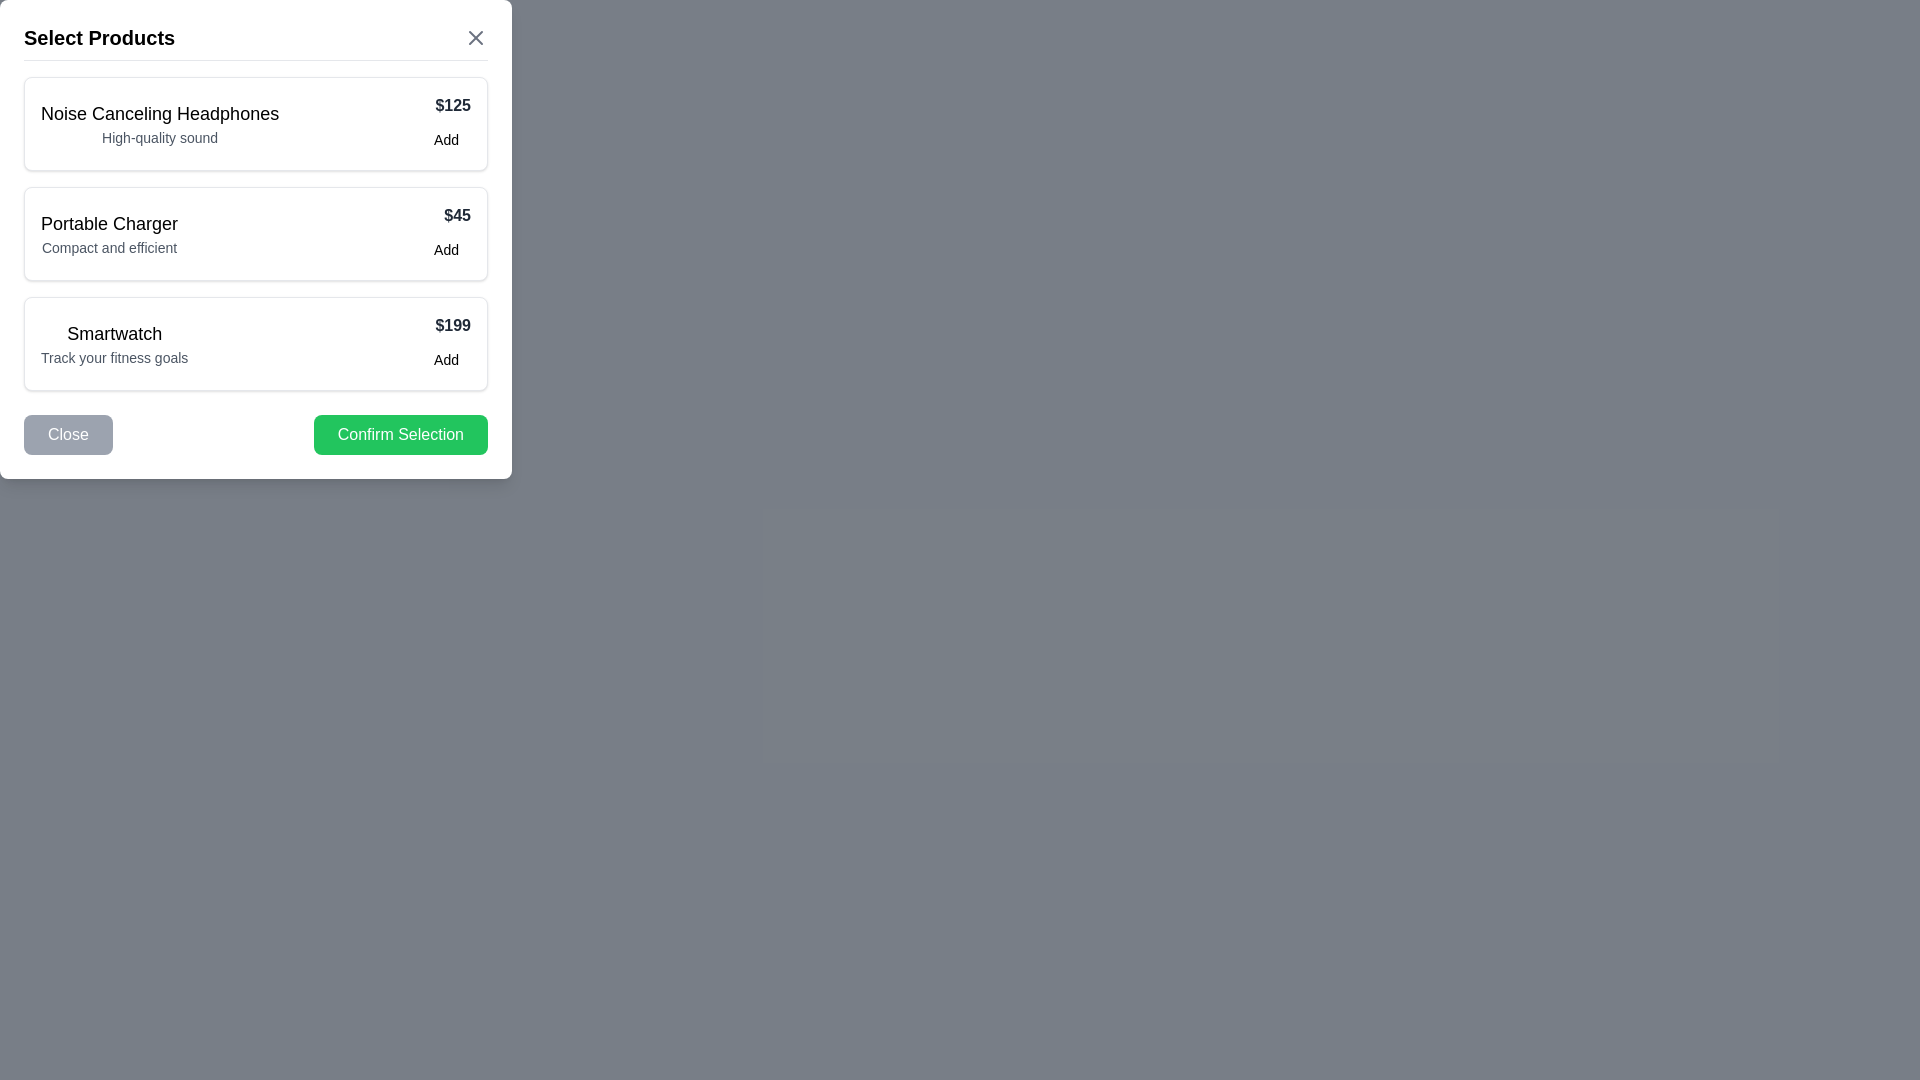 Image resolution: width=1920 pixels, height=1080 pixels. I want to click on the Close button located at the bottom-left corner of the dialog, so click(68, 434).